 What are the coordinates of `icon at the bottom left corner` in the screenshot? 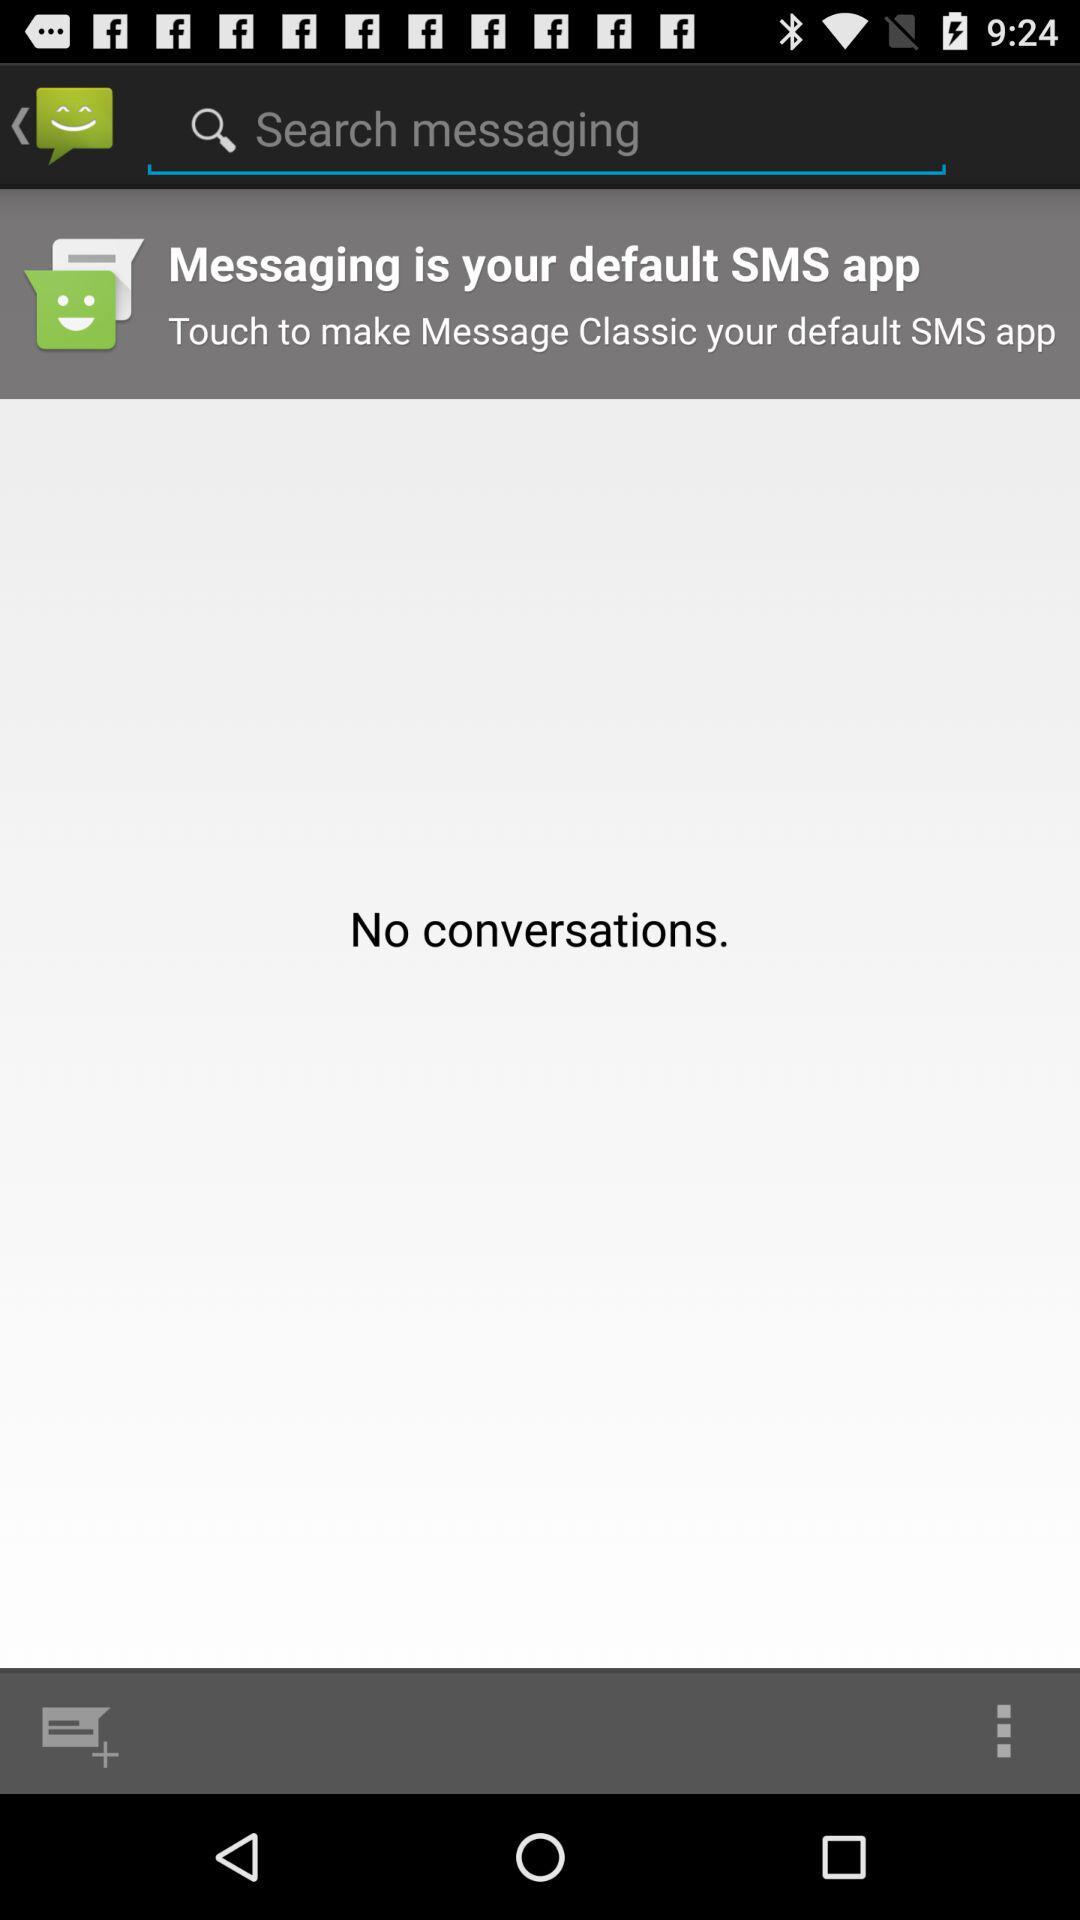 It's located at (75, 1730).